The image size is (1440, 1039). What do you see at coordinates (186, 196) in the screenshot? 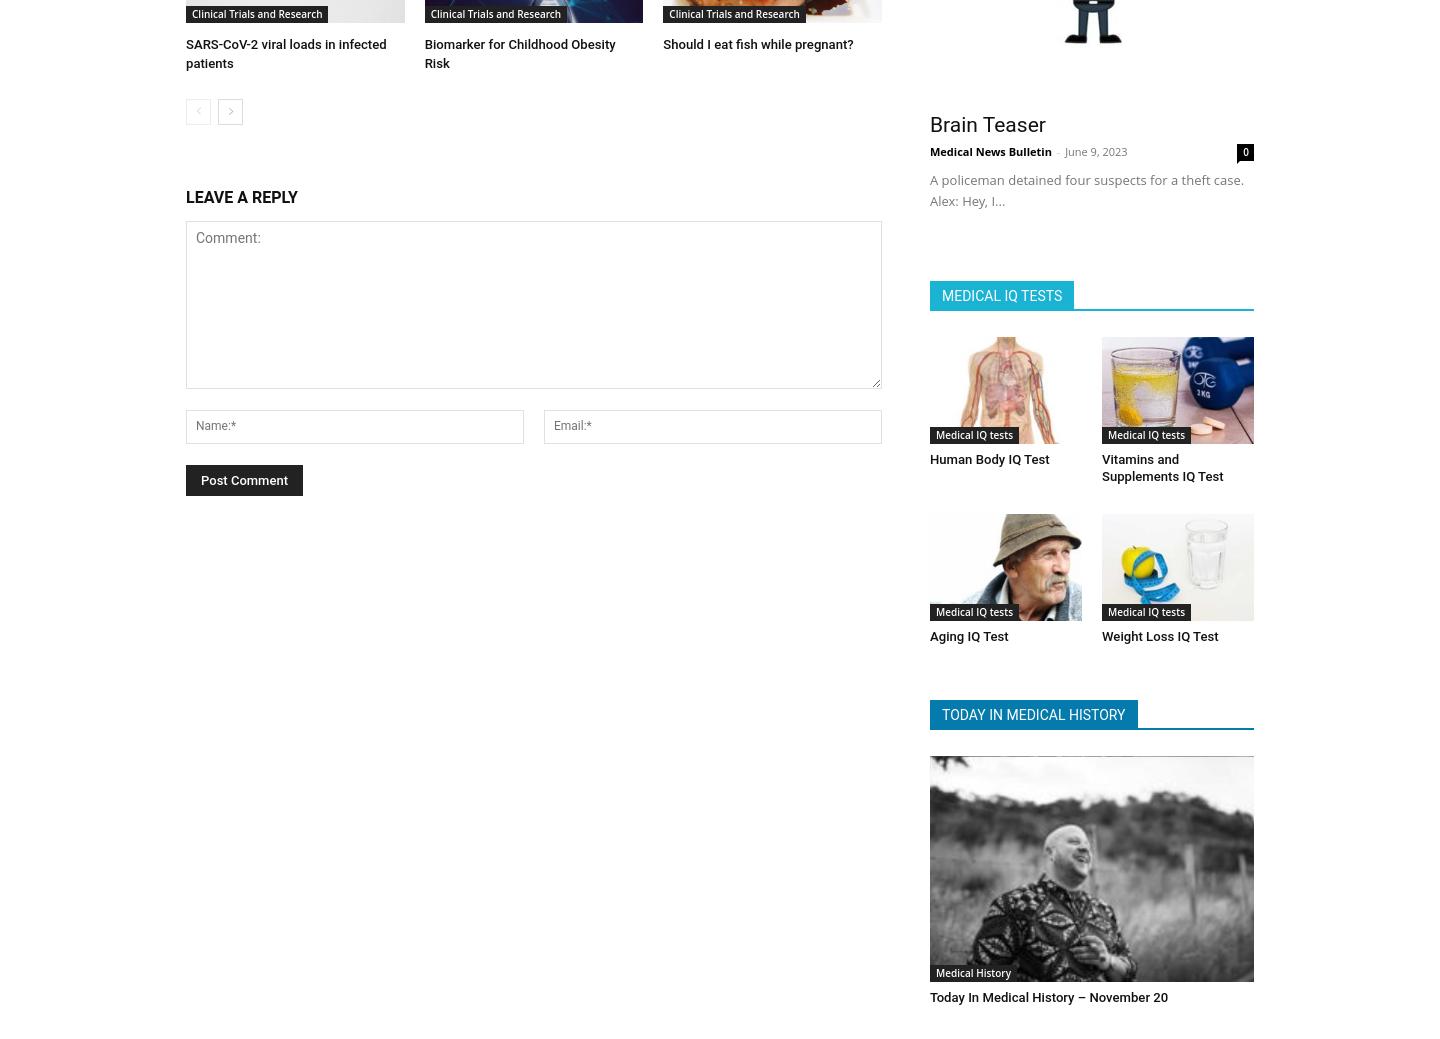
I see `'LEAVE A REPLY'` at bounding box center [186, 196].